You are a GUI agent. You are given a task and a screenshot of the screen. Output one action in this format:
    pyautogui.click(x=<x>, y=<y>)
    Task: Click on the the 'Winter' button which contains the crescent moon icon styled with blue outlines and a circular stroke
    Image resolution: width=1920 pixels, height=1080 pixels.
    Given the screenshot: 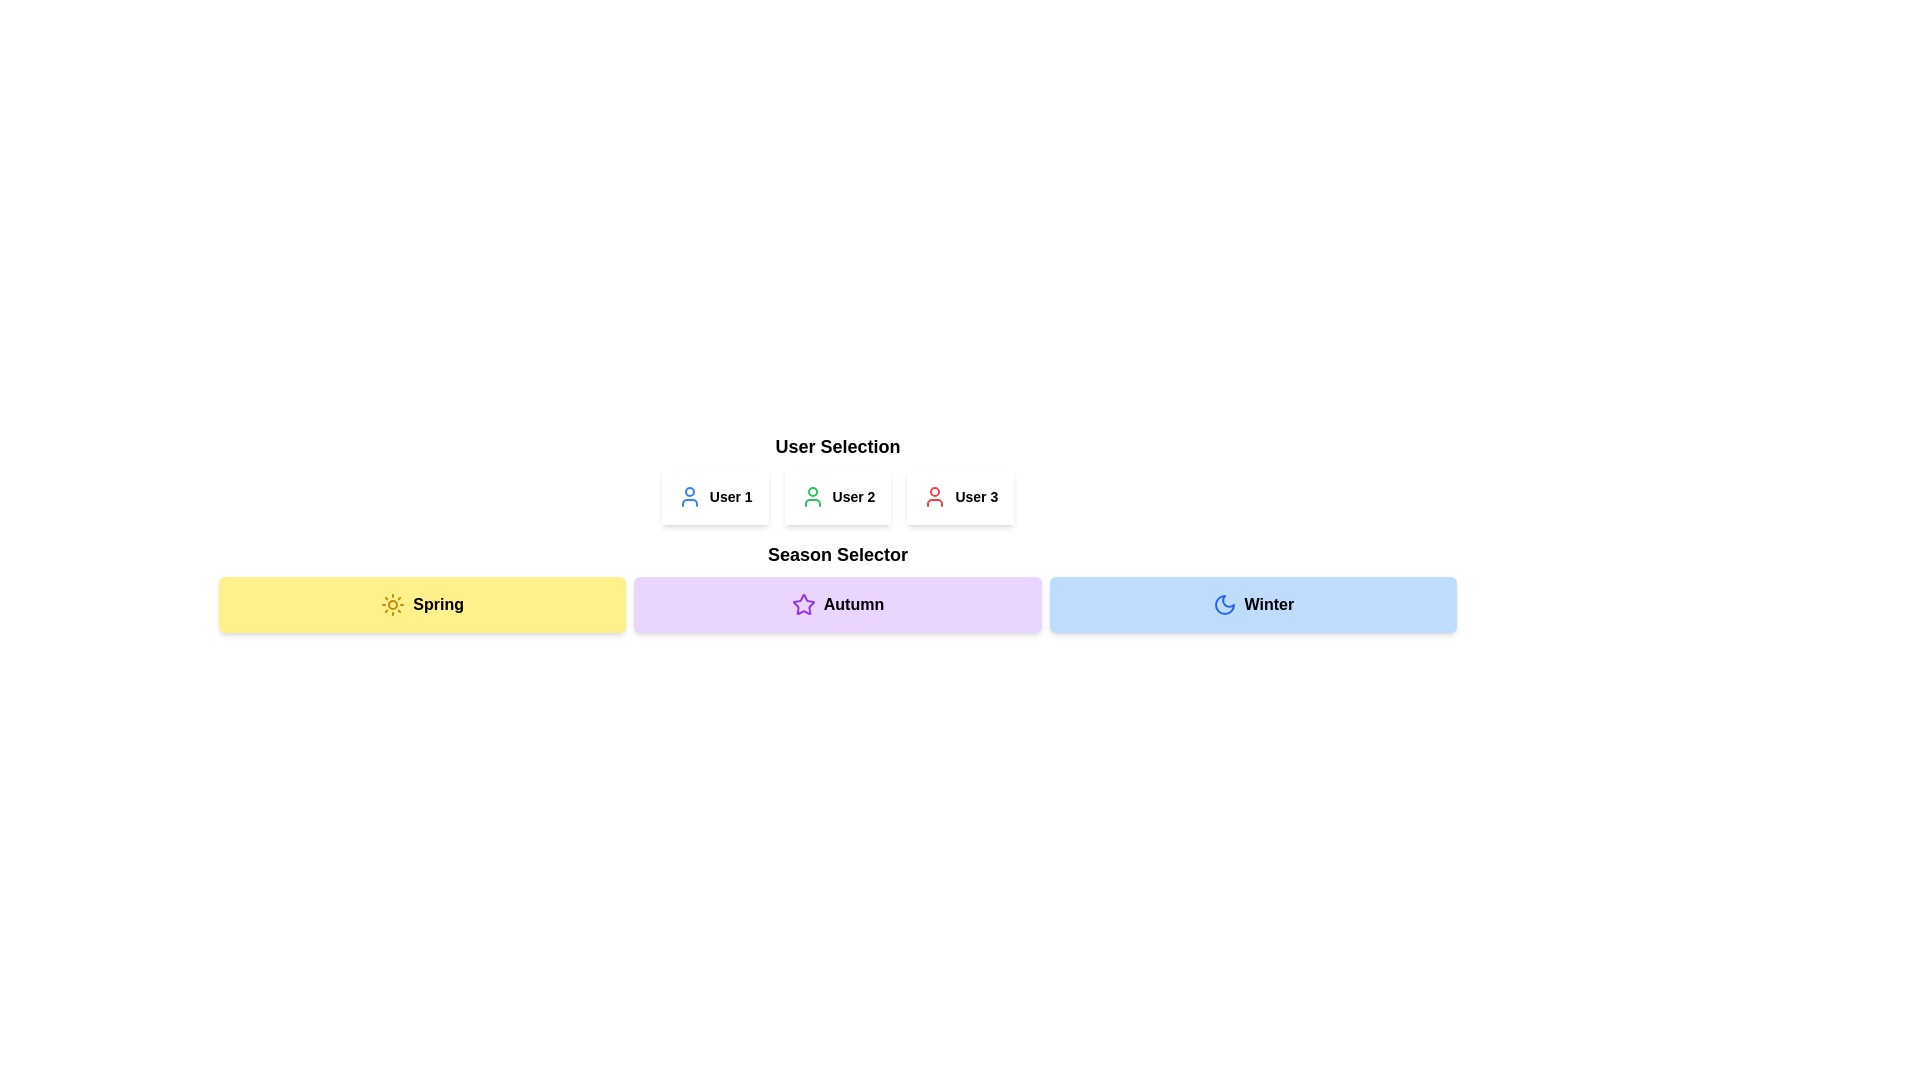 What is the action you would take?
    pyautogui.click(x=1223, y=604)
    